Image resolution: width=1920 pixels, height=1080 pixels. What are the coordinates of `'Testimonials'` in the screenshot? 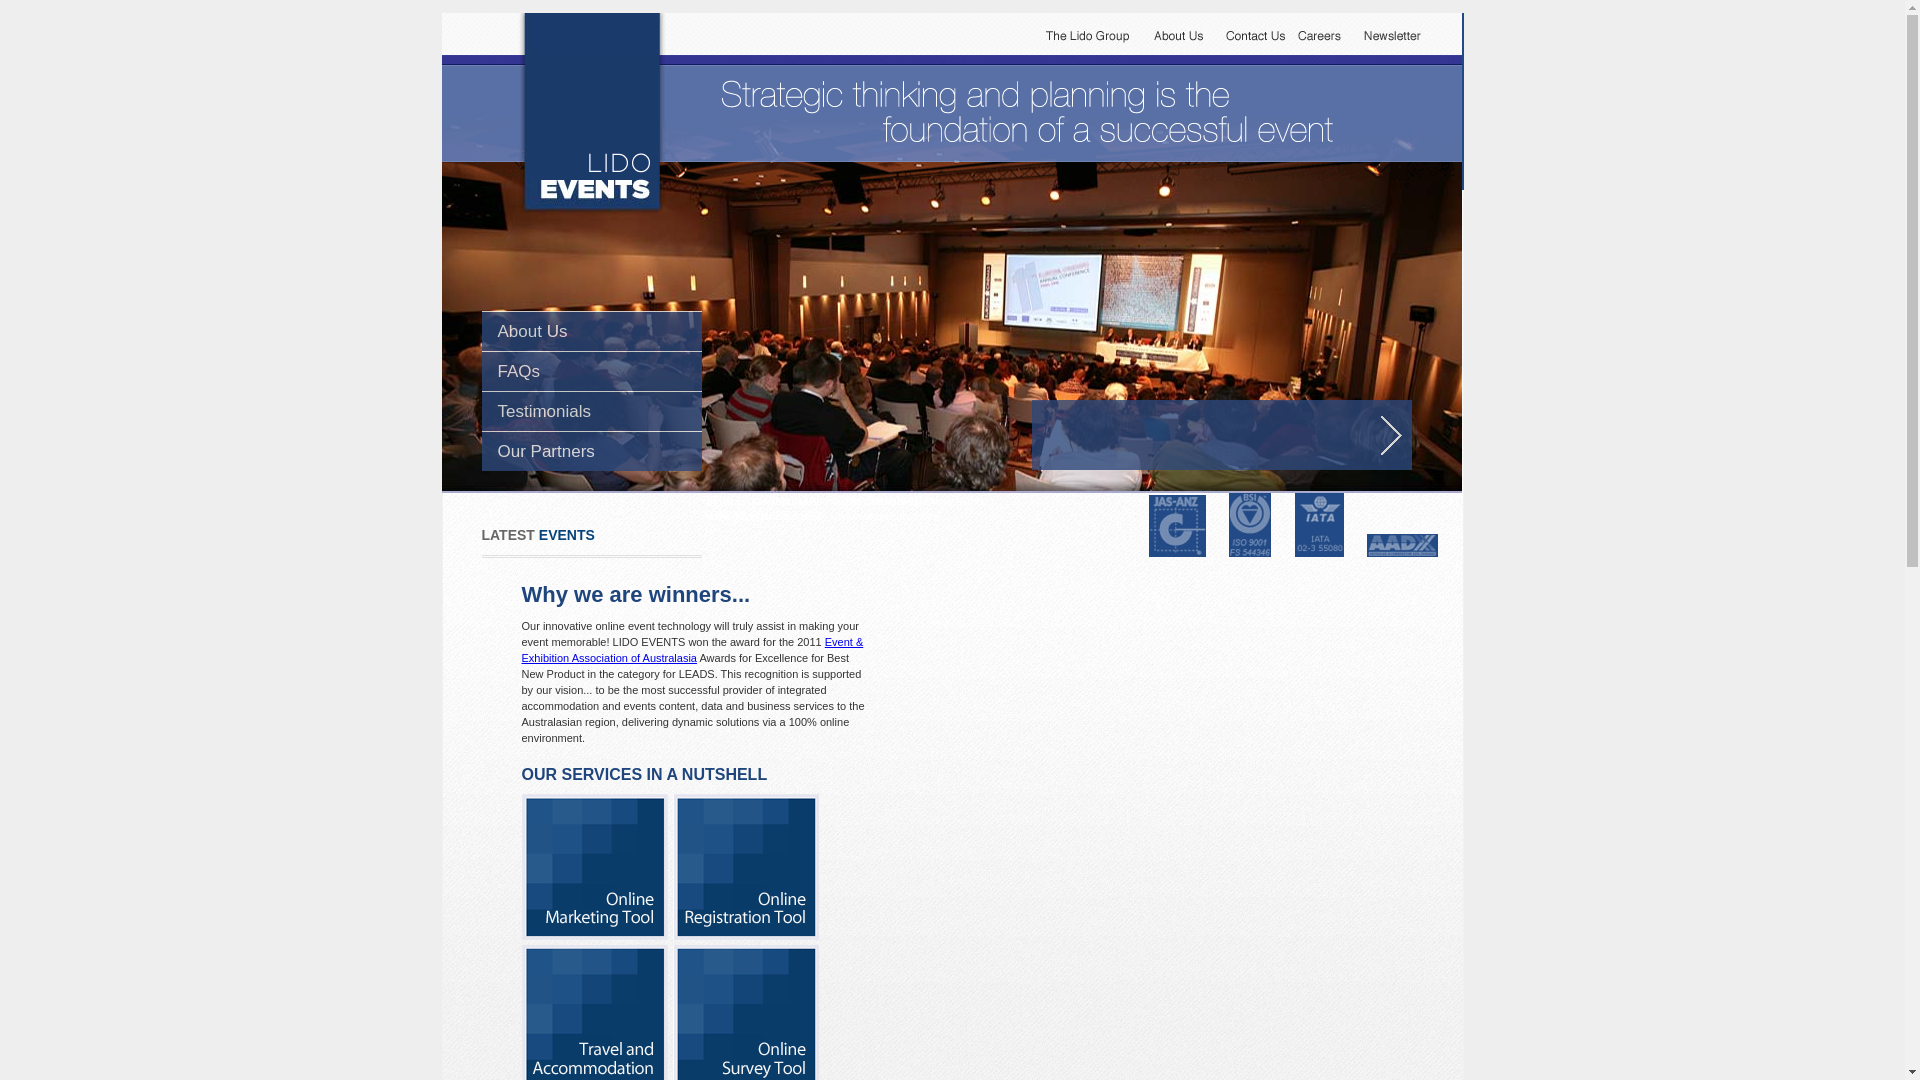 It's located at (545, 410).